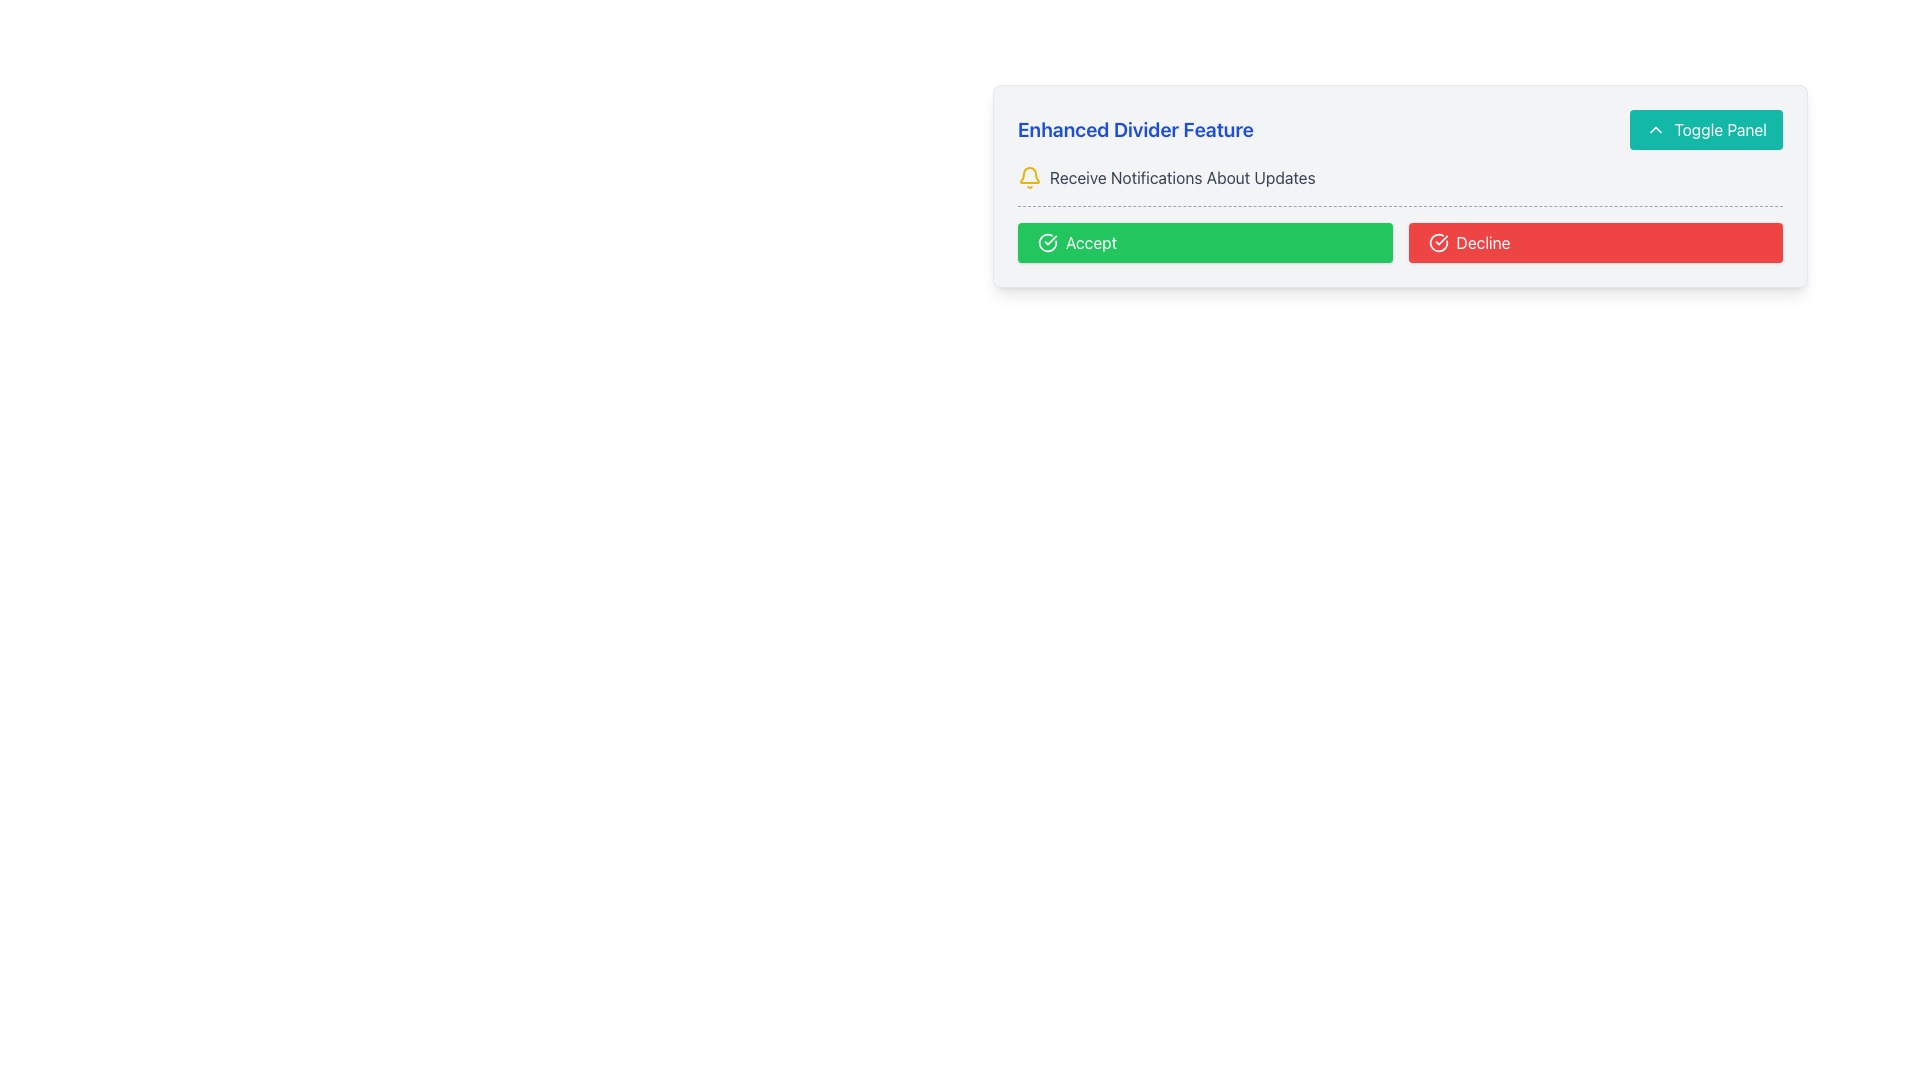  I want to click on the Horizontal Rule (Divider) that visually separates the notification text from the action buttons, located between 'Receive Notifications About Updates' and the action buttons 'Accept' and 'Decline', so click(1399, 206).